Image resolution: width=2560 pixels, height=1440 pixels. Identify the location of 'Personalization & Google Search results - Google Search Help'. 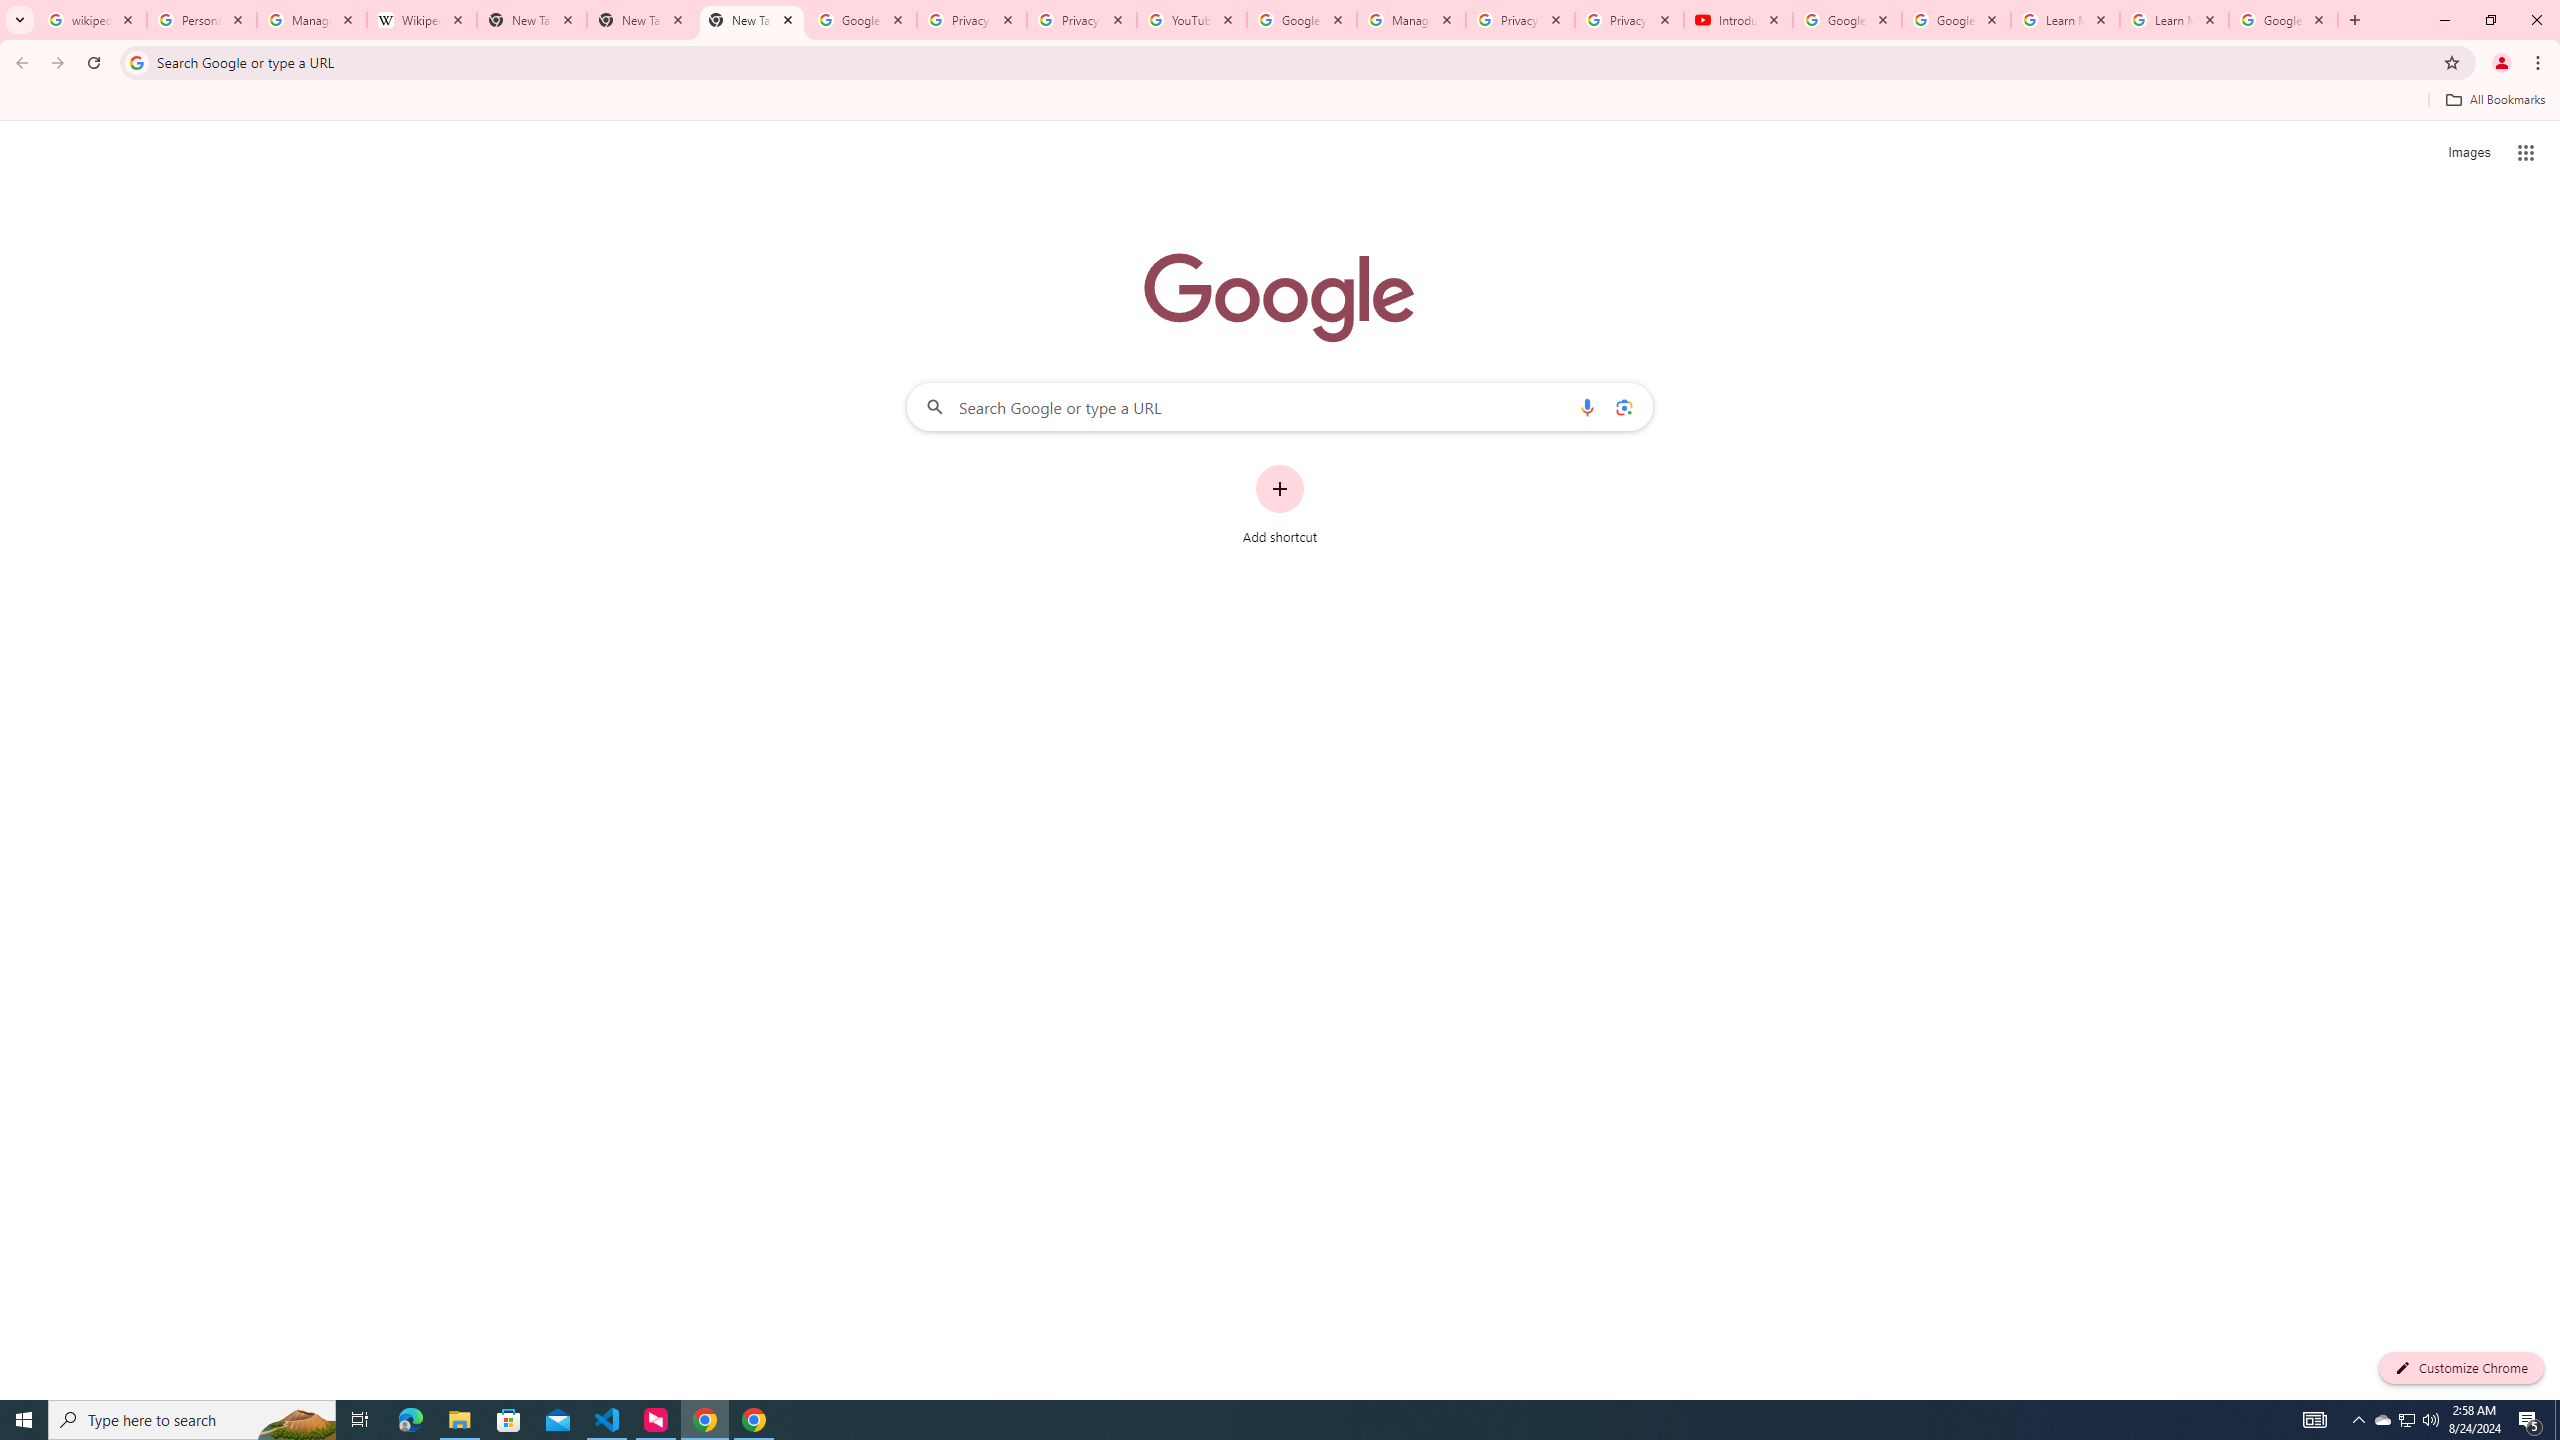
(201, 19).